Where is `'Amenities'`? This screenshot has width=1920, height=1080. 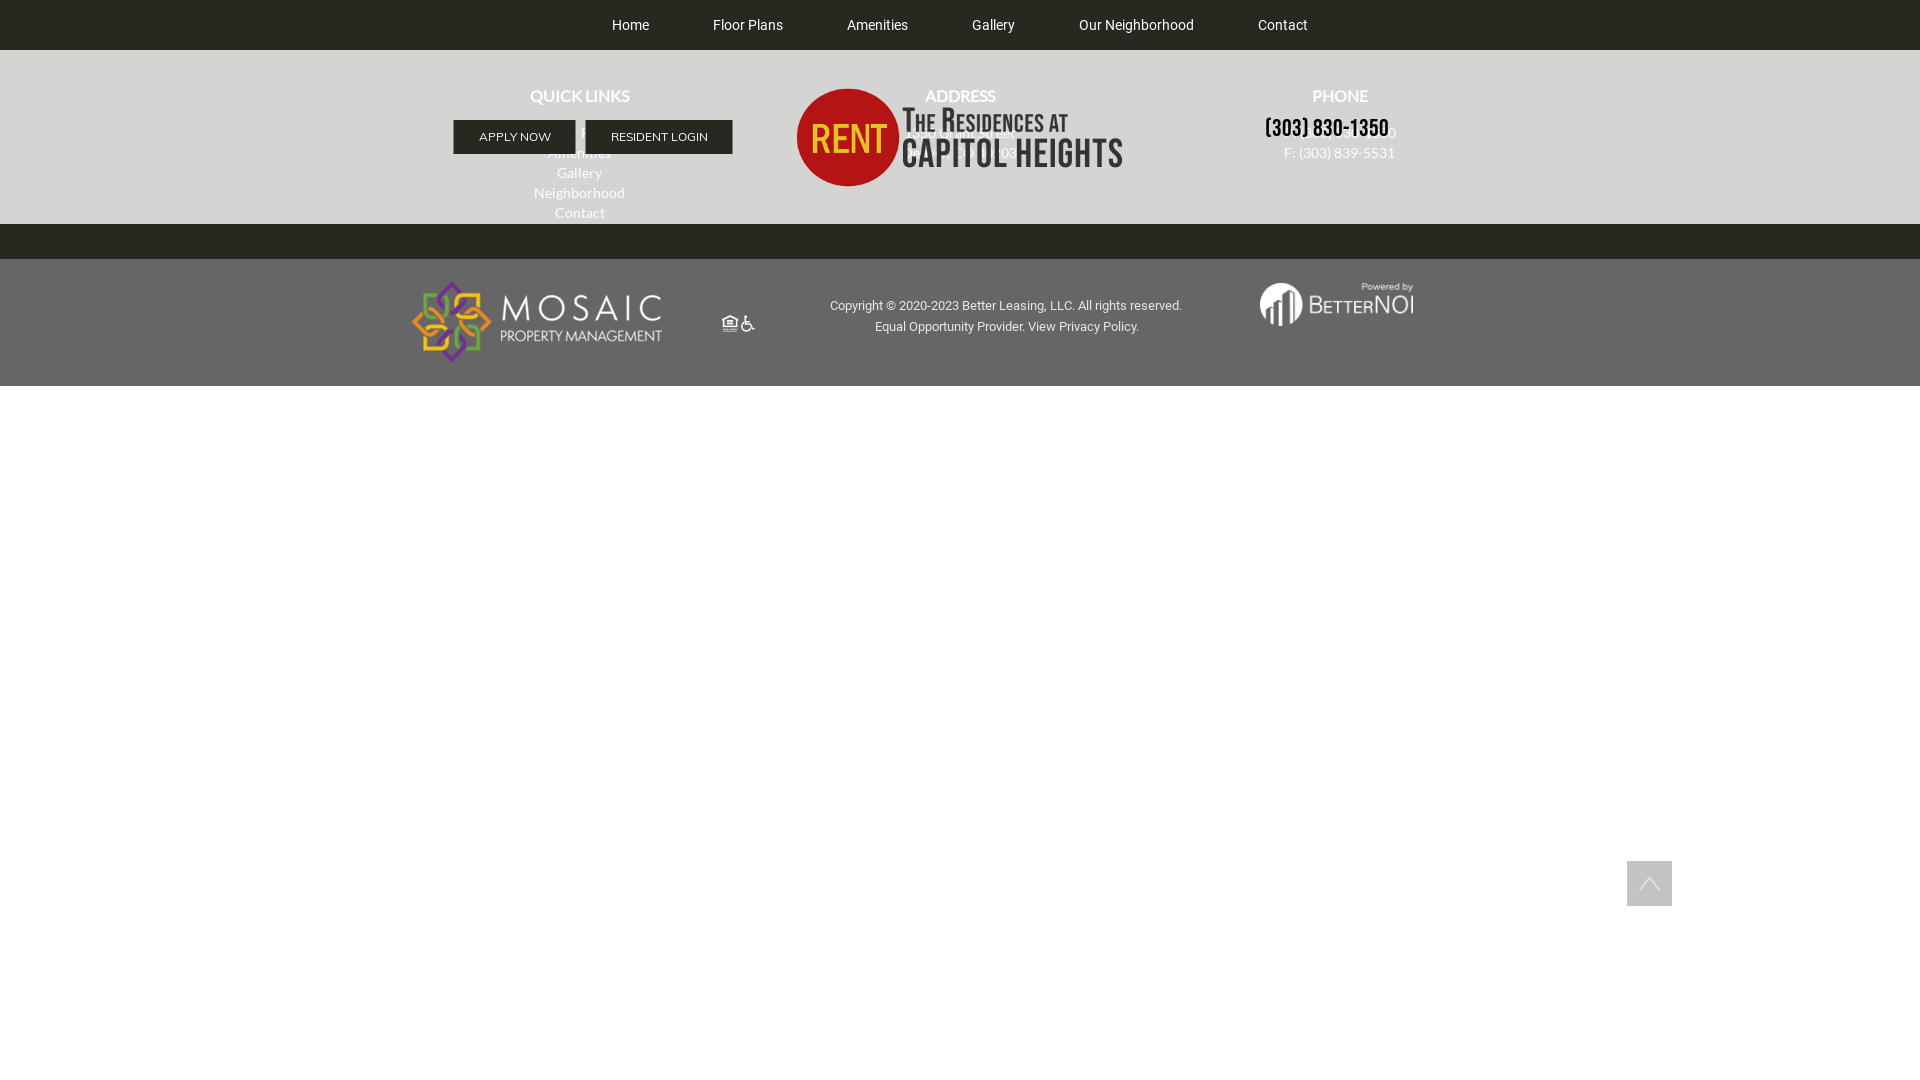
'Amenities' is located at coordinates (877, 24).